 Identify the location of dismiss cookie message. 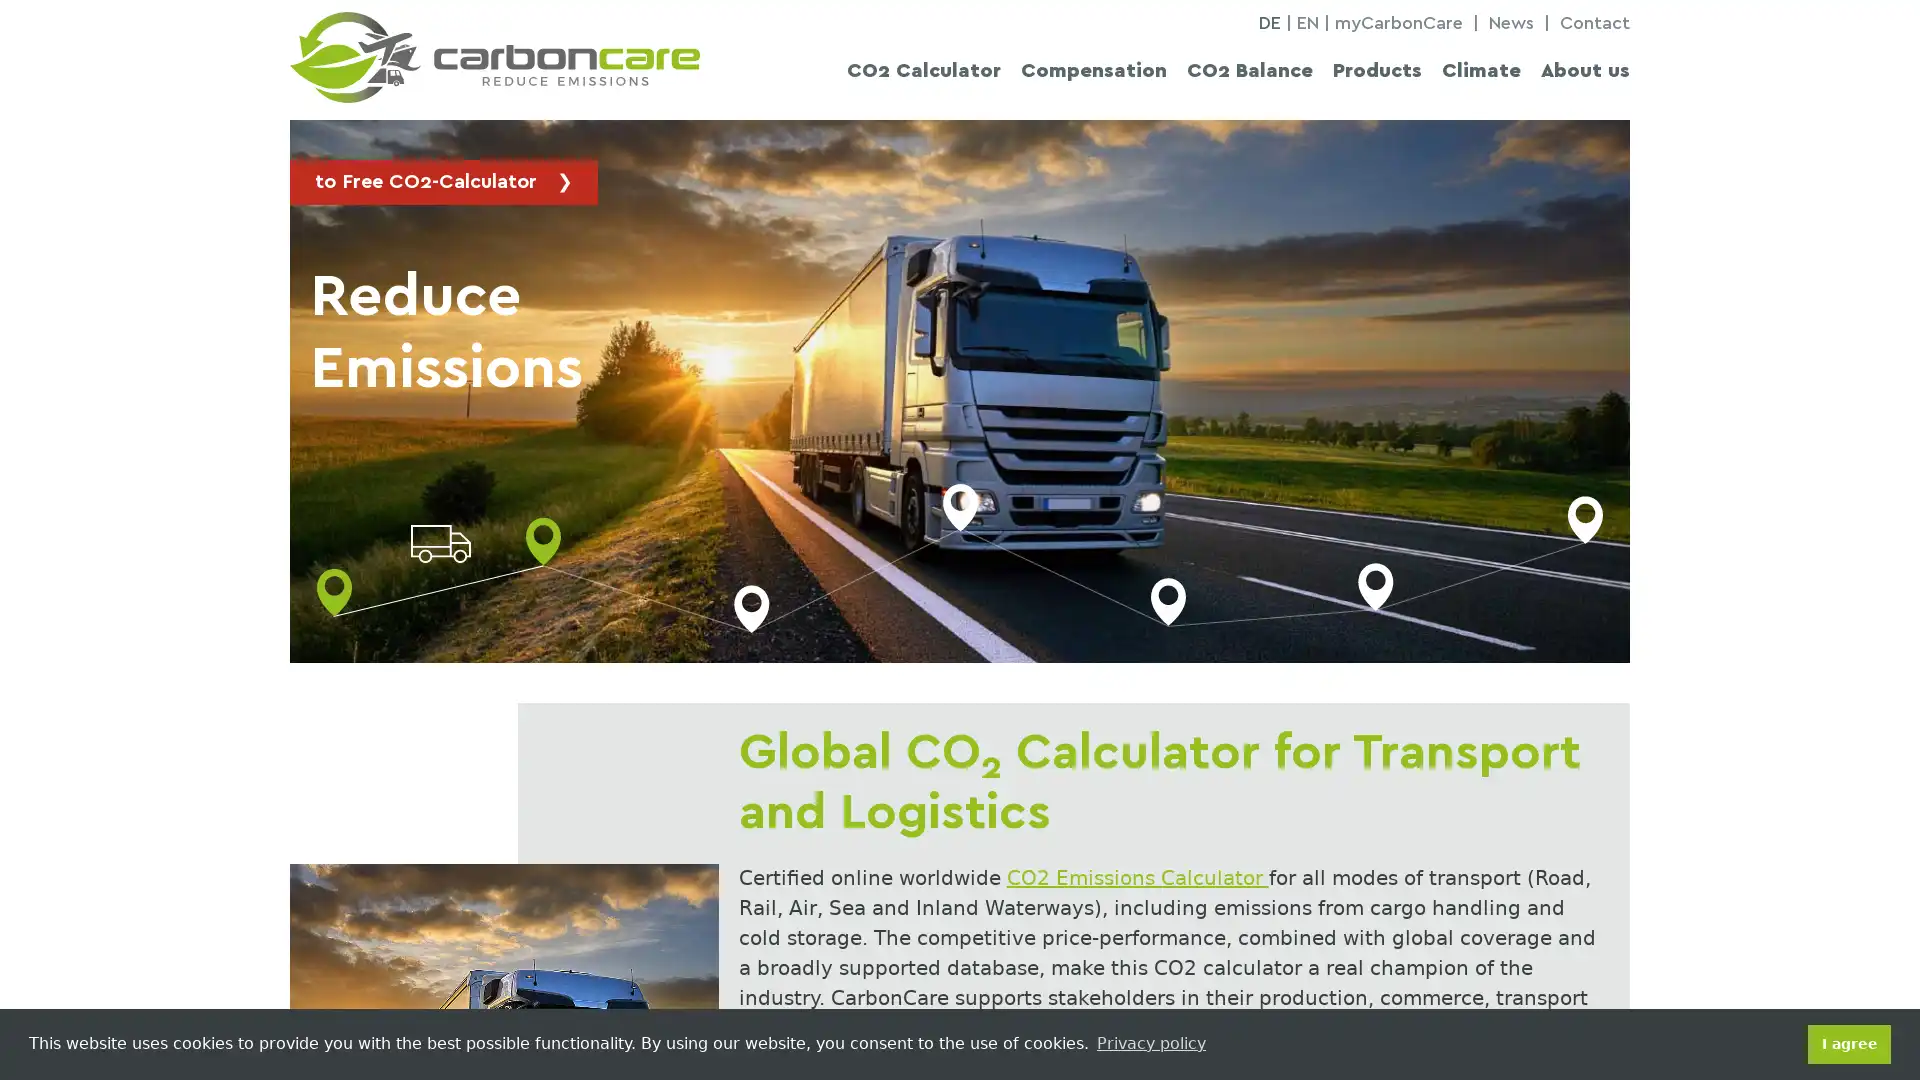
(1848, 1043).